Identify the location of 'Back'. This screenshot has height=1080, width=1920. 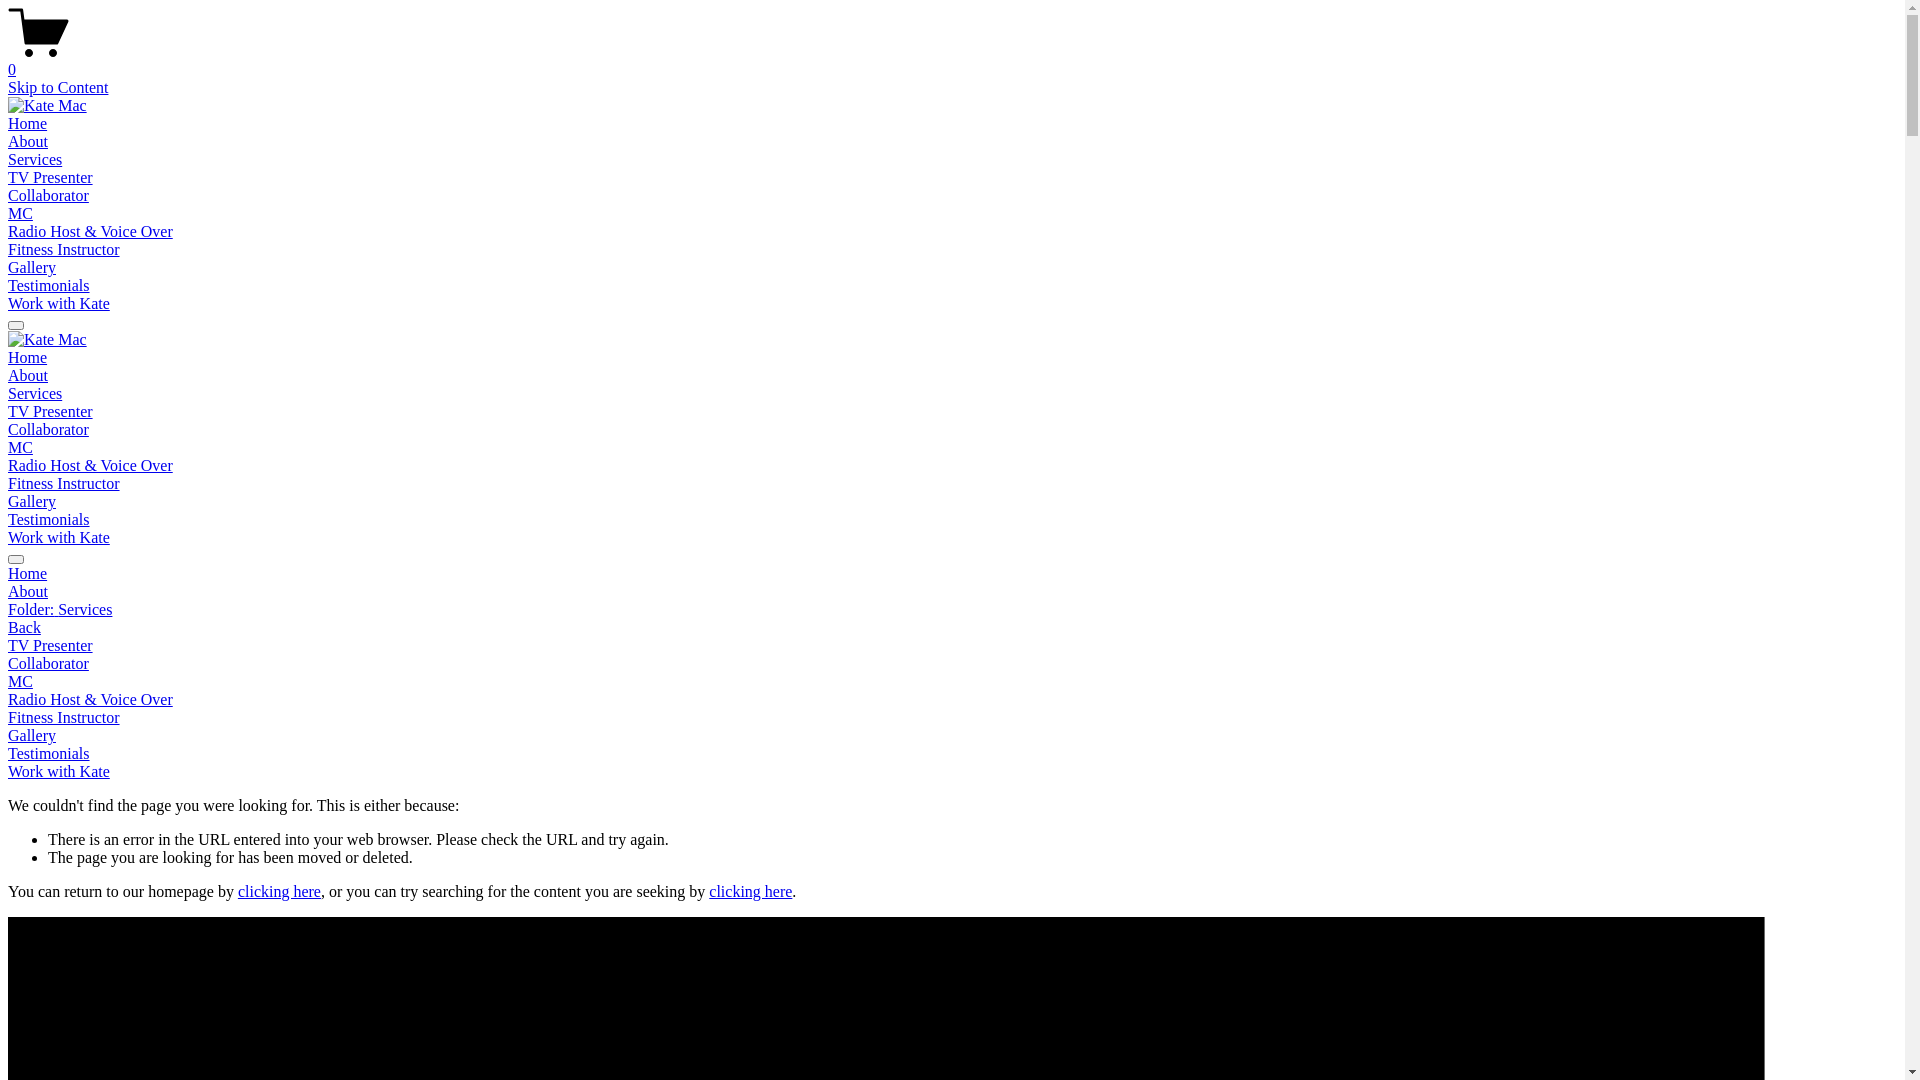
(8, 626).